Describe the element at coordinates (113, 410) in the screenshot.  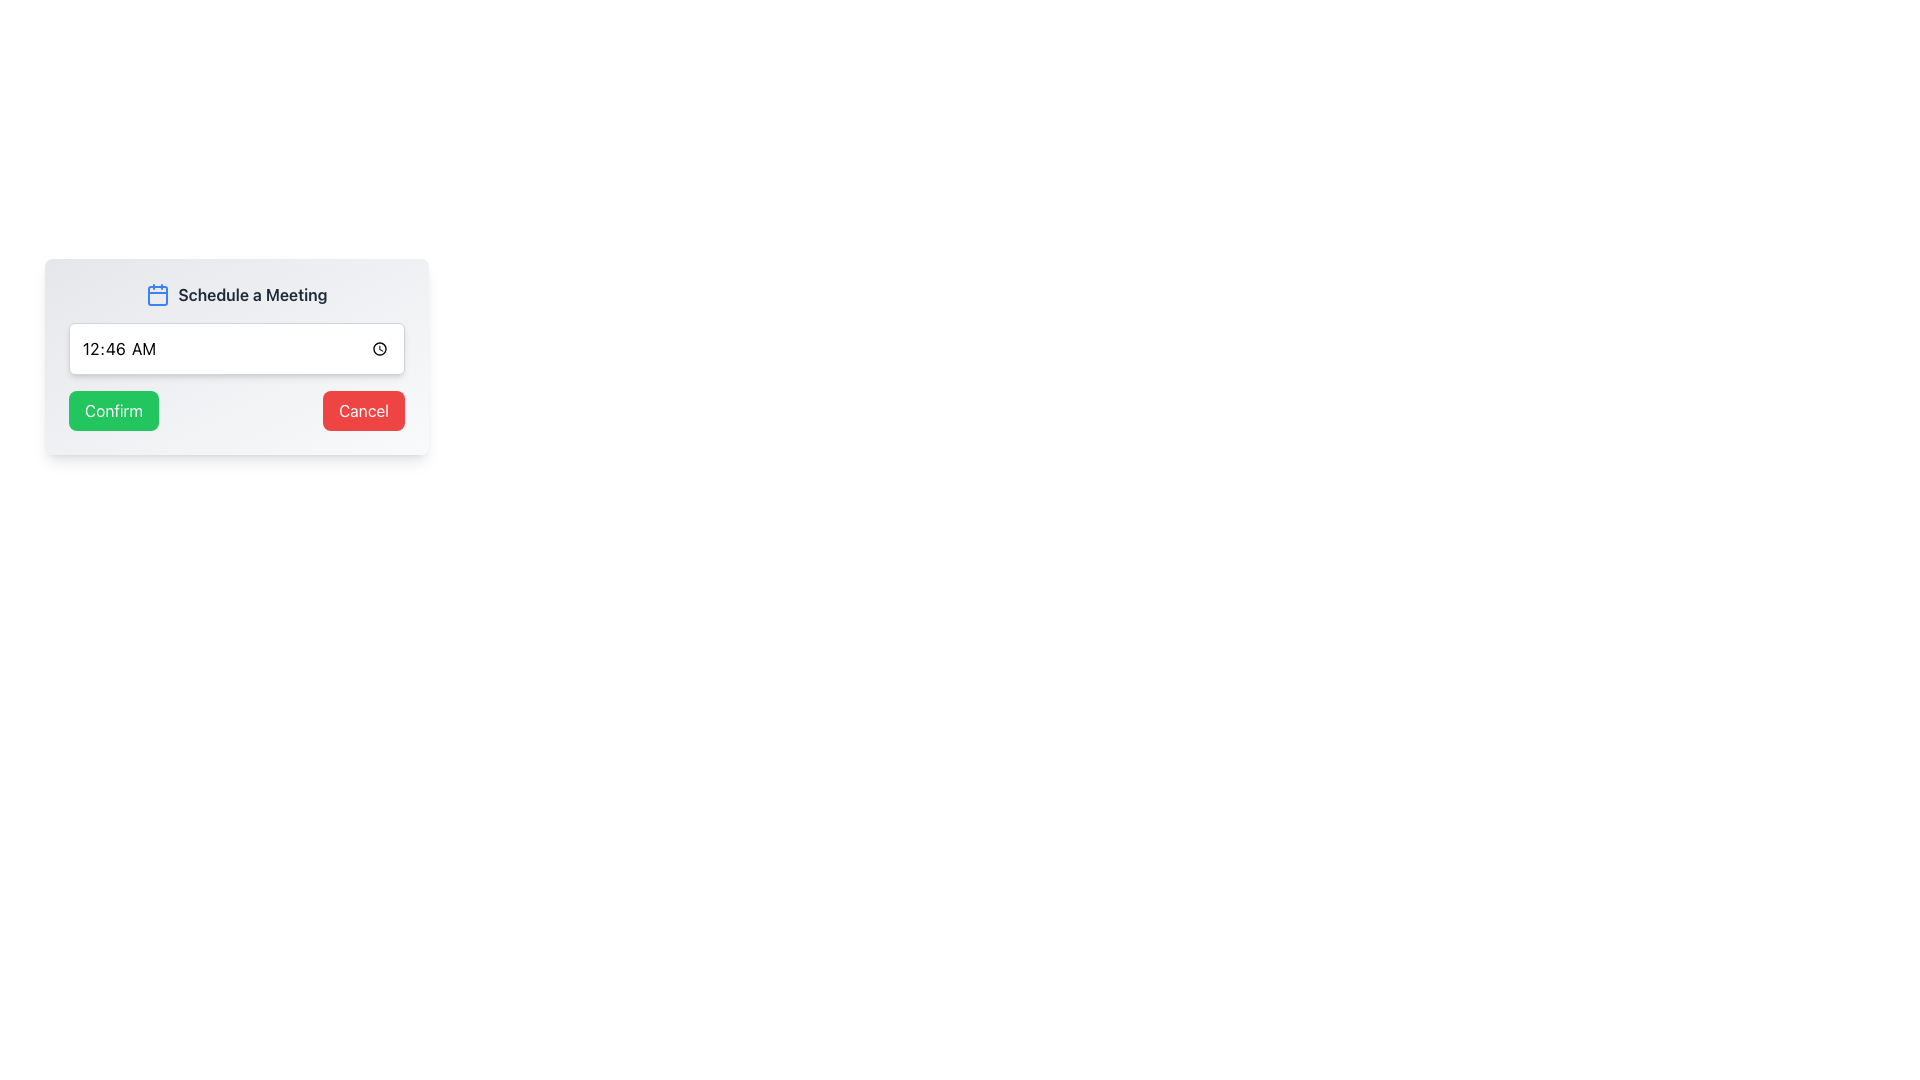
I see `the rectangular 'Confirm' button with a green background and white text` at that location.